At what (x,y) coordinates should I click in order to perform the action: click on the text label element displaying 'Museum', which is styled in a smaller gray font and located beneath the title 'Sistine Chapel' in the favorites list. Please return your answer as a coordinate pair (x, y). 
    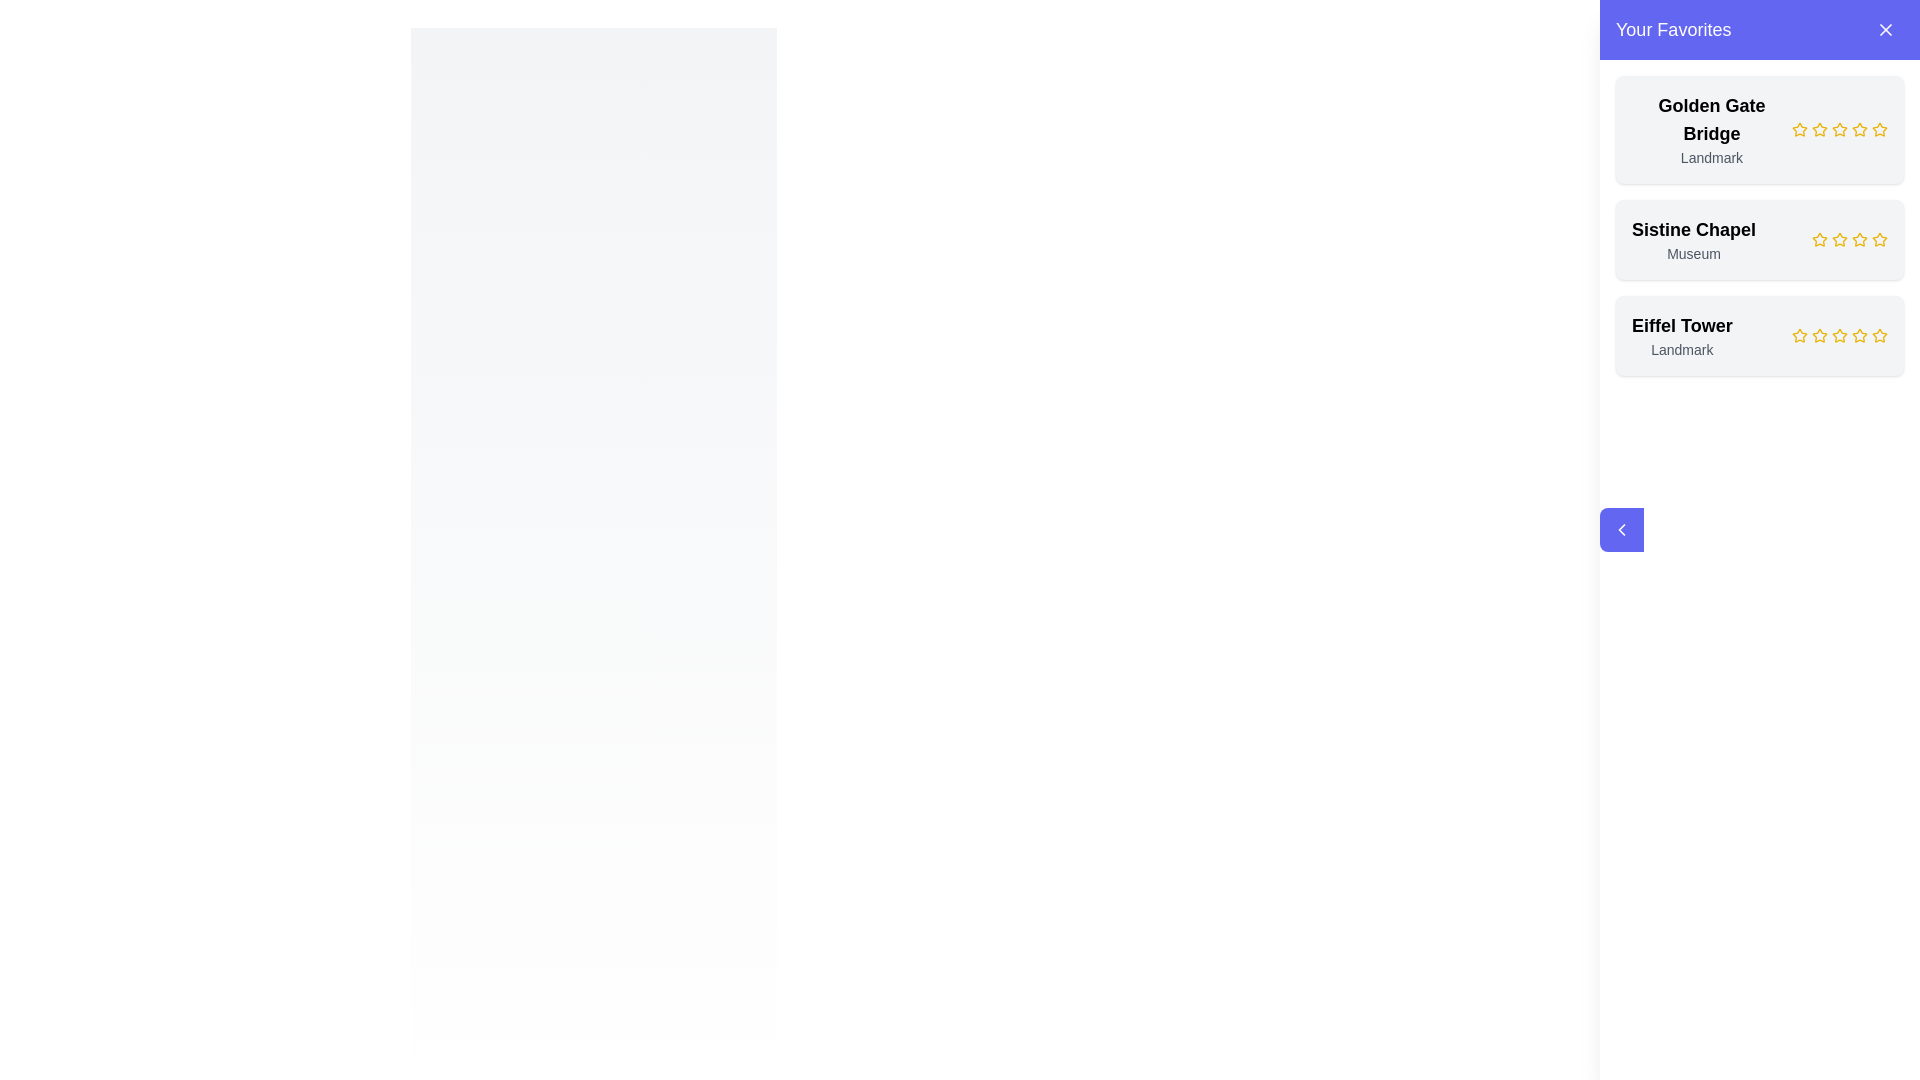
    Looking at the image, I should click on (1693, 253).